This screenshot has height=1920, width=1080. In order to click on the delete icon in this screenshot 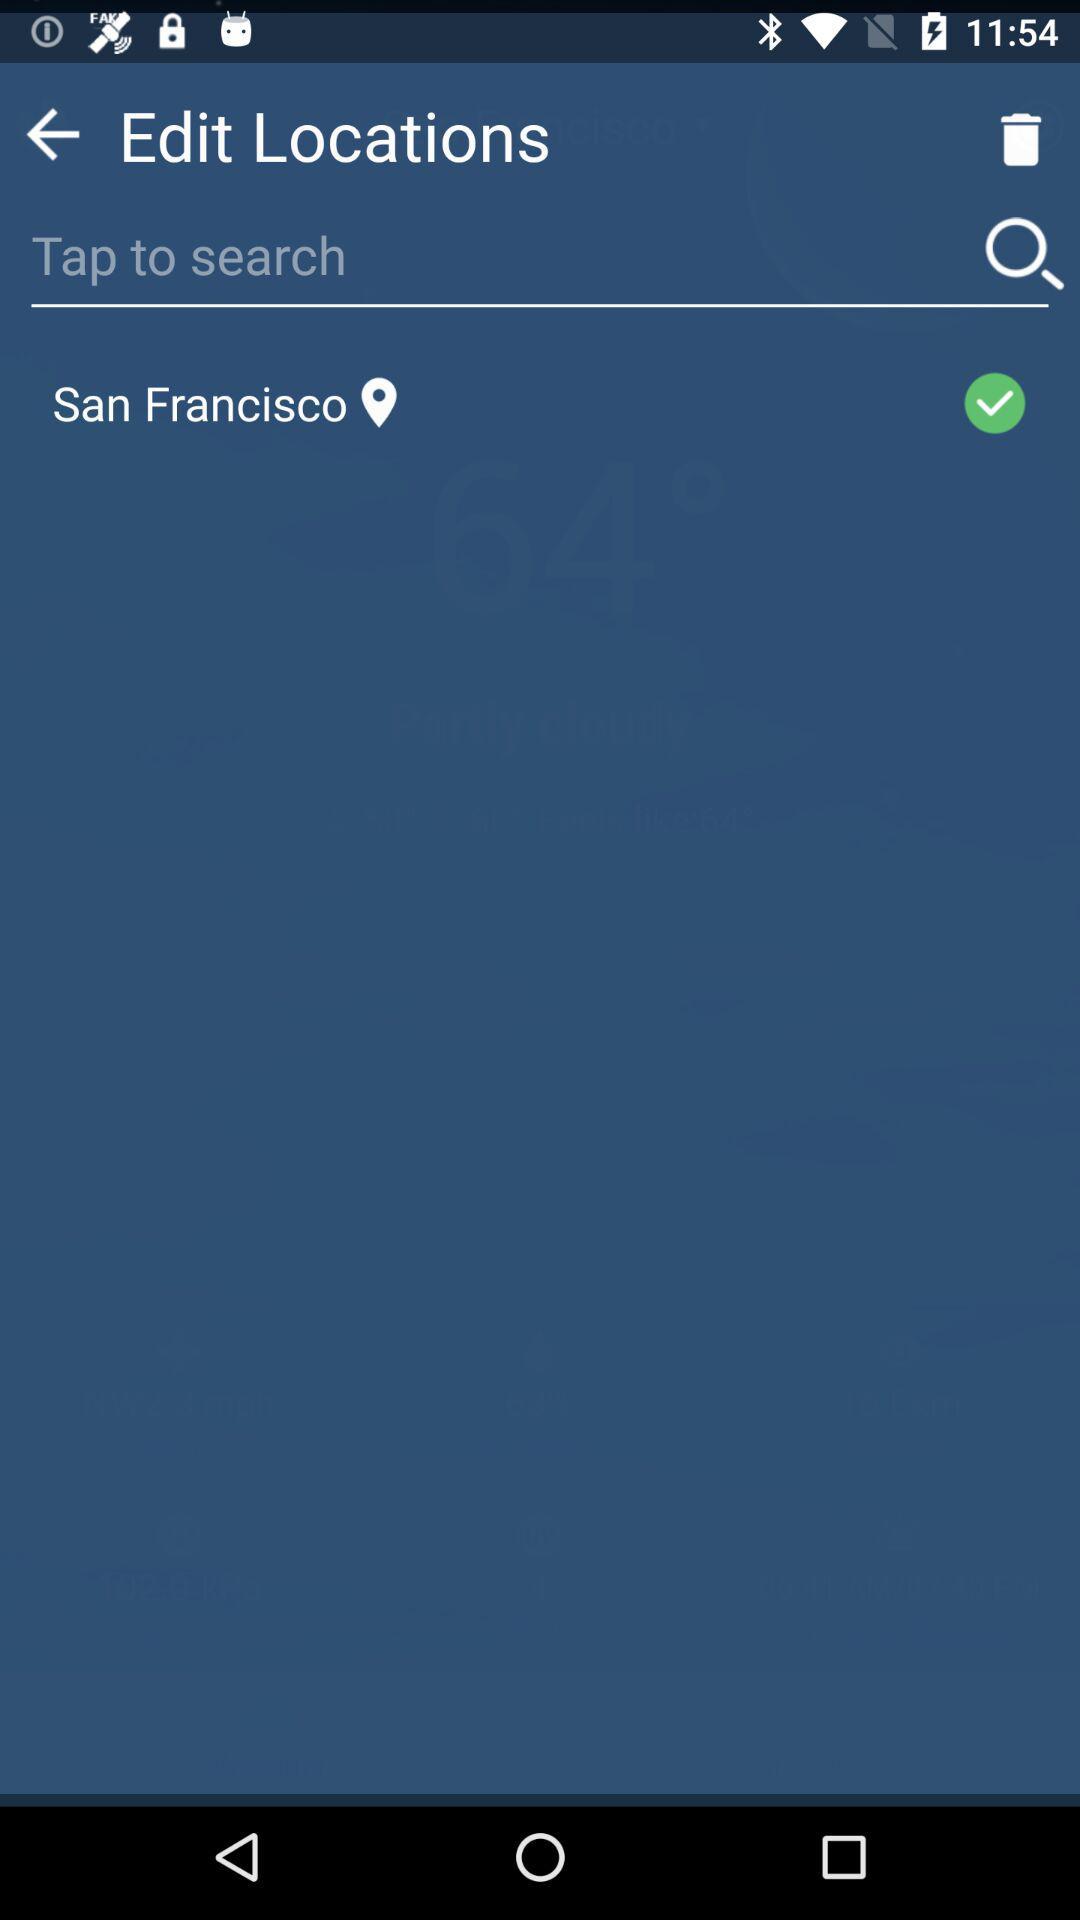, I will do `click(1021, 121)`.